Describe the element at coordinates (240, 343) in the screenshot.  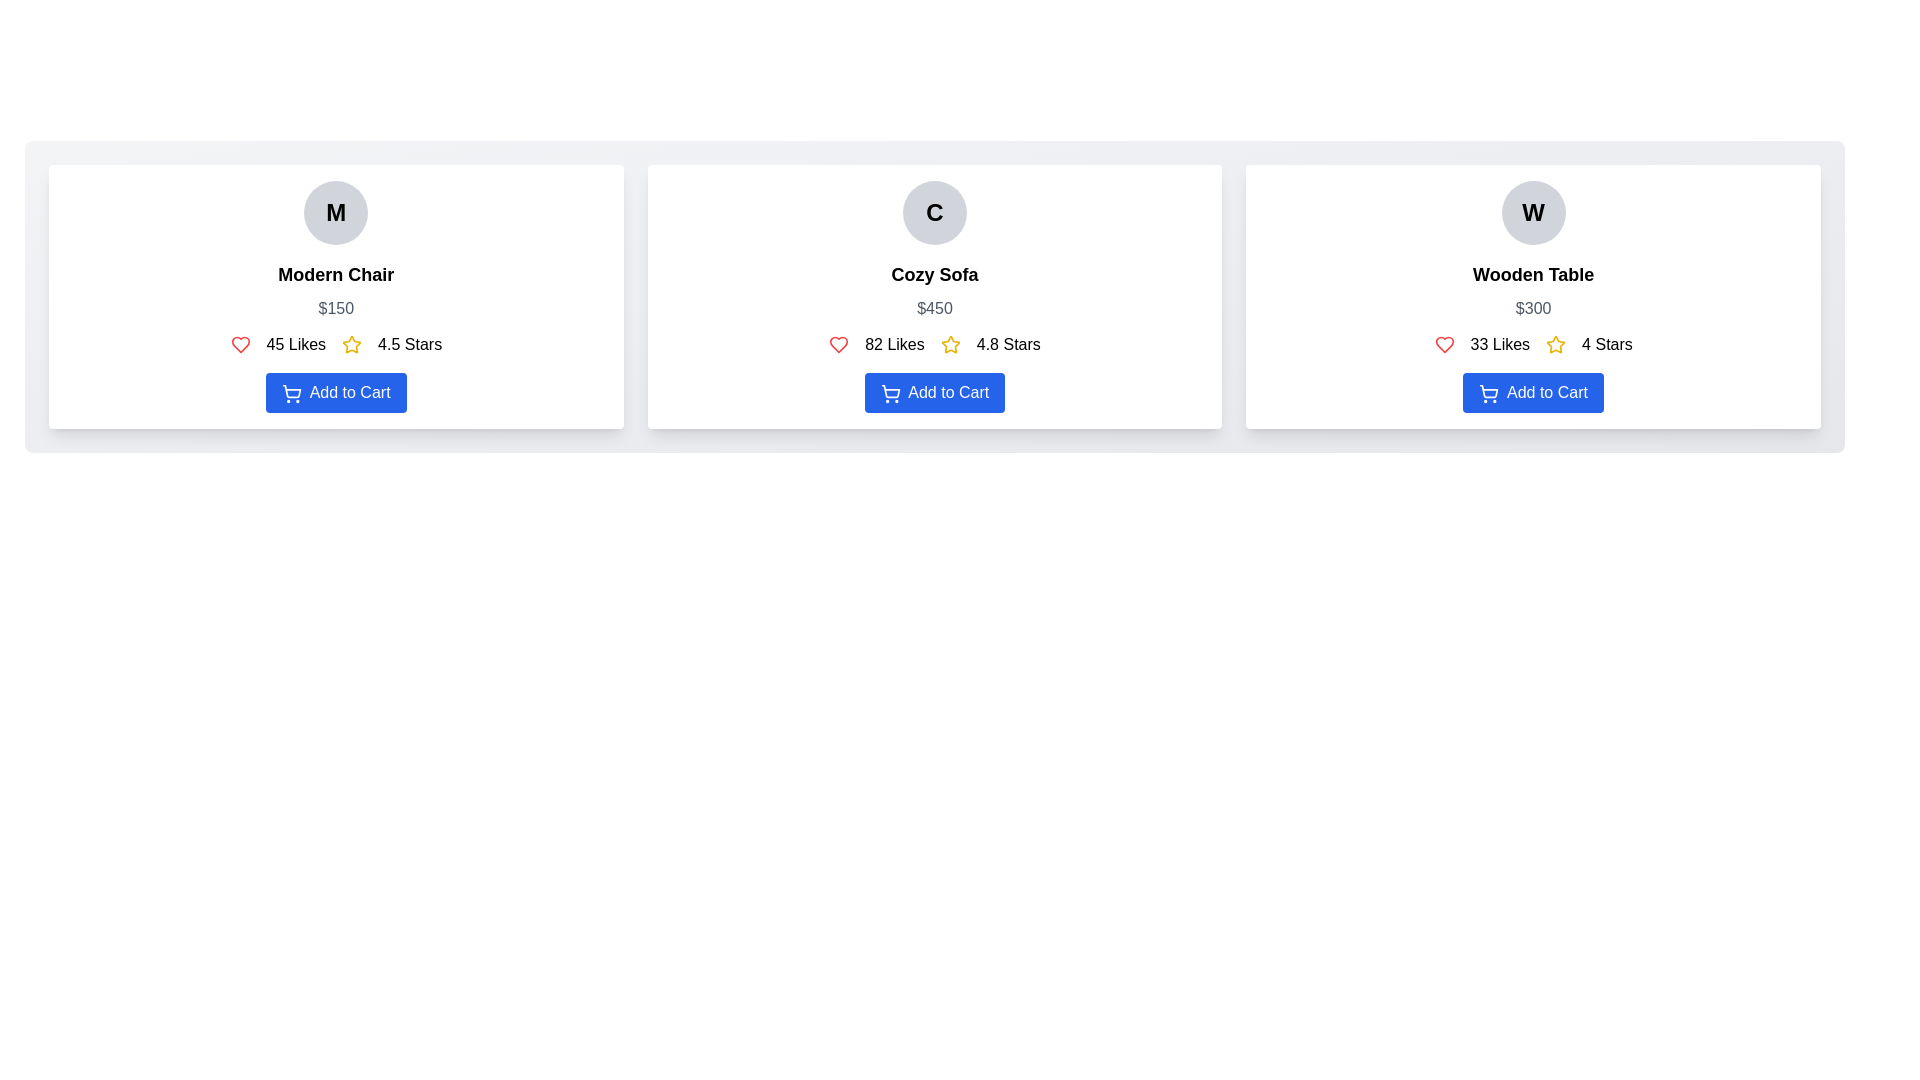
I see `the heart icon, which is a red rounded icon representing a 'like' action, located in the first card section labeled 'Modern Chair', below the product description and pricing details, adjacent to '45 Likes'` at that location.